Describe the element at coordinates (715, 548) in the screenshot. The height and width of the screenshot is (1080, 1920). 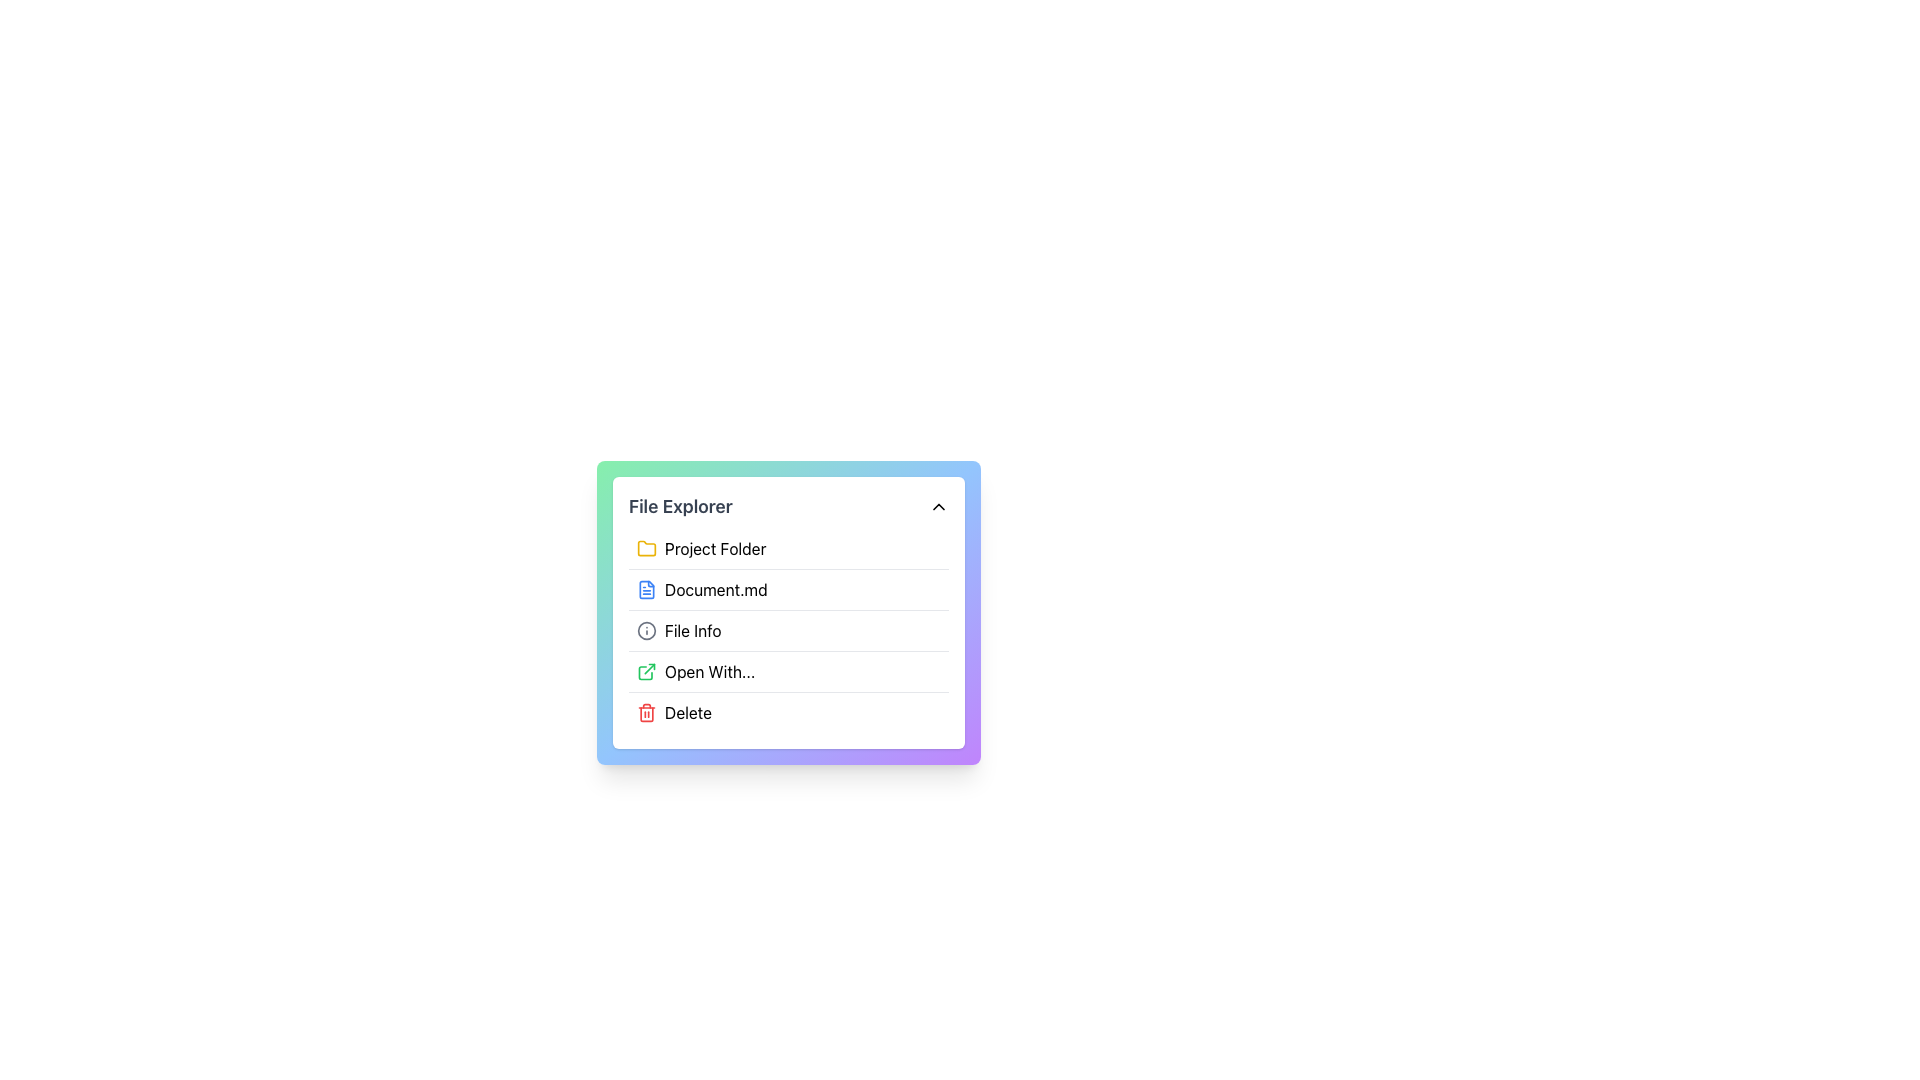
I see `the text label for 'Project Folder' in the file explorer` at that location.